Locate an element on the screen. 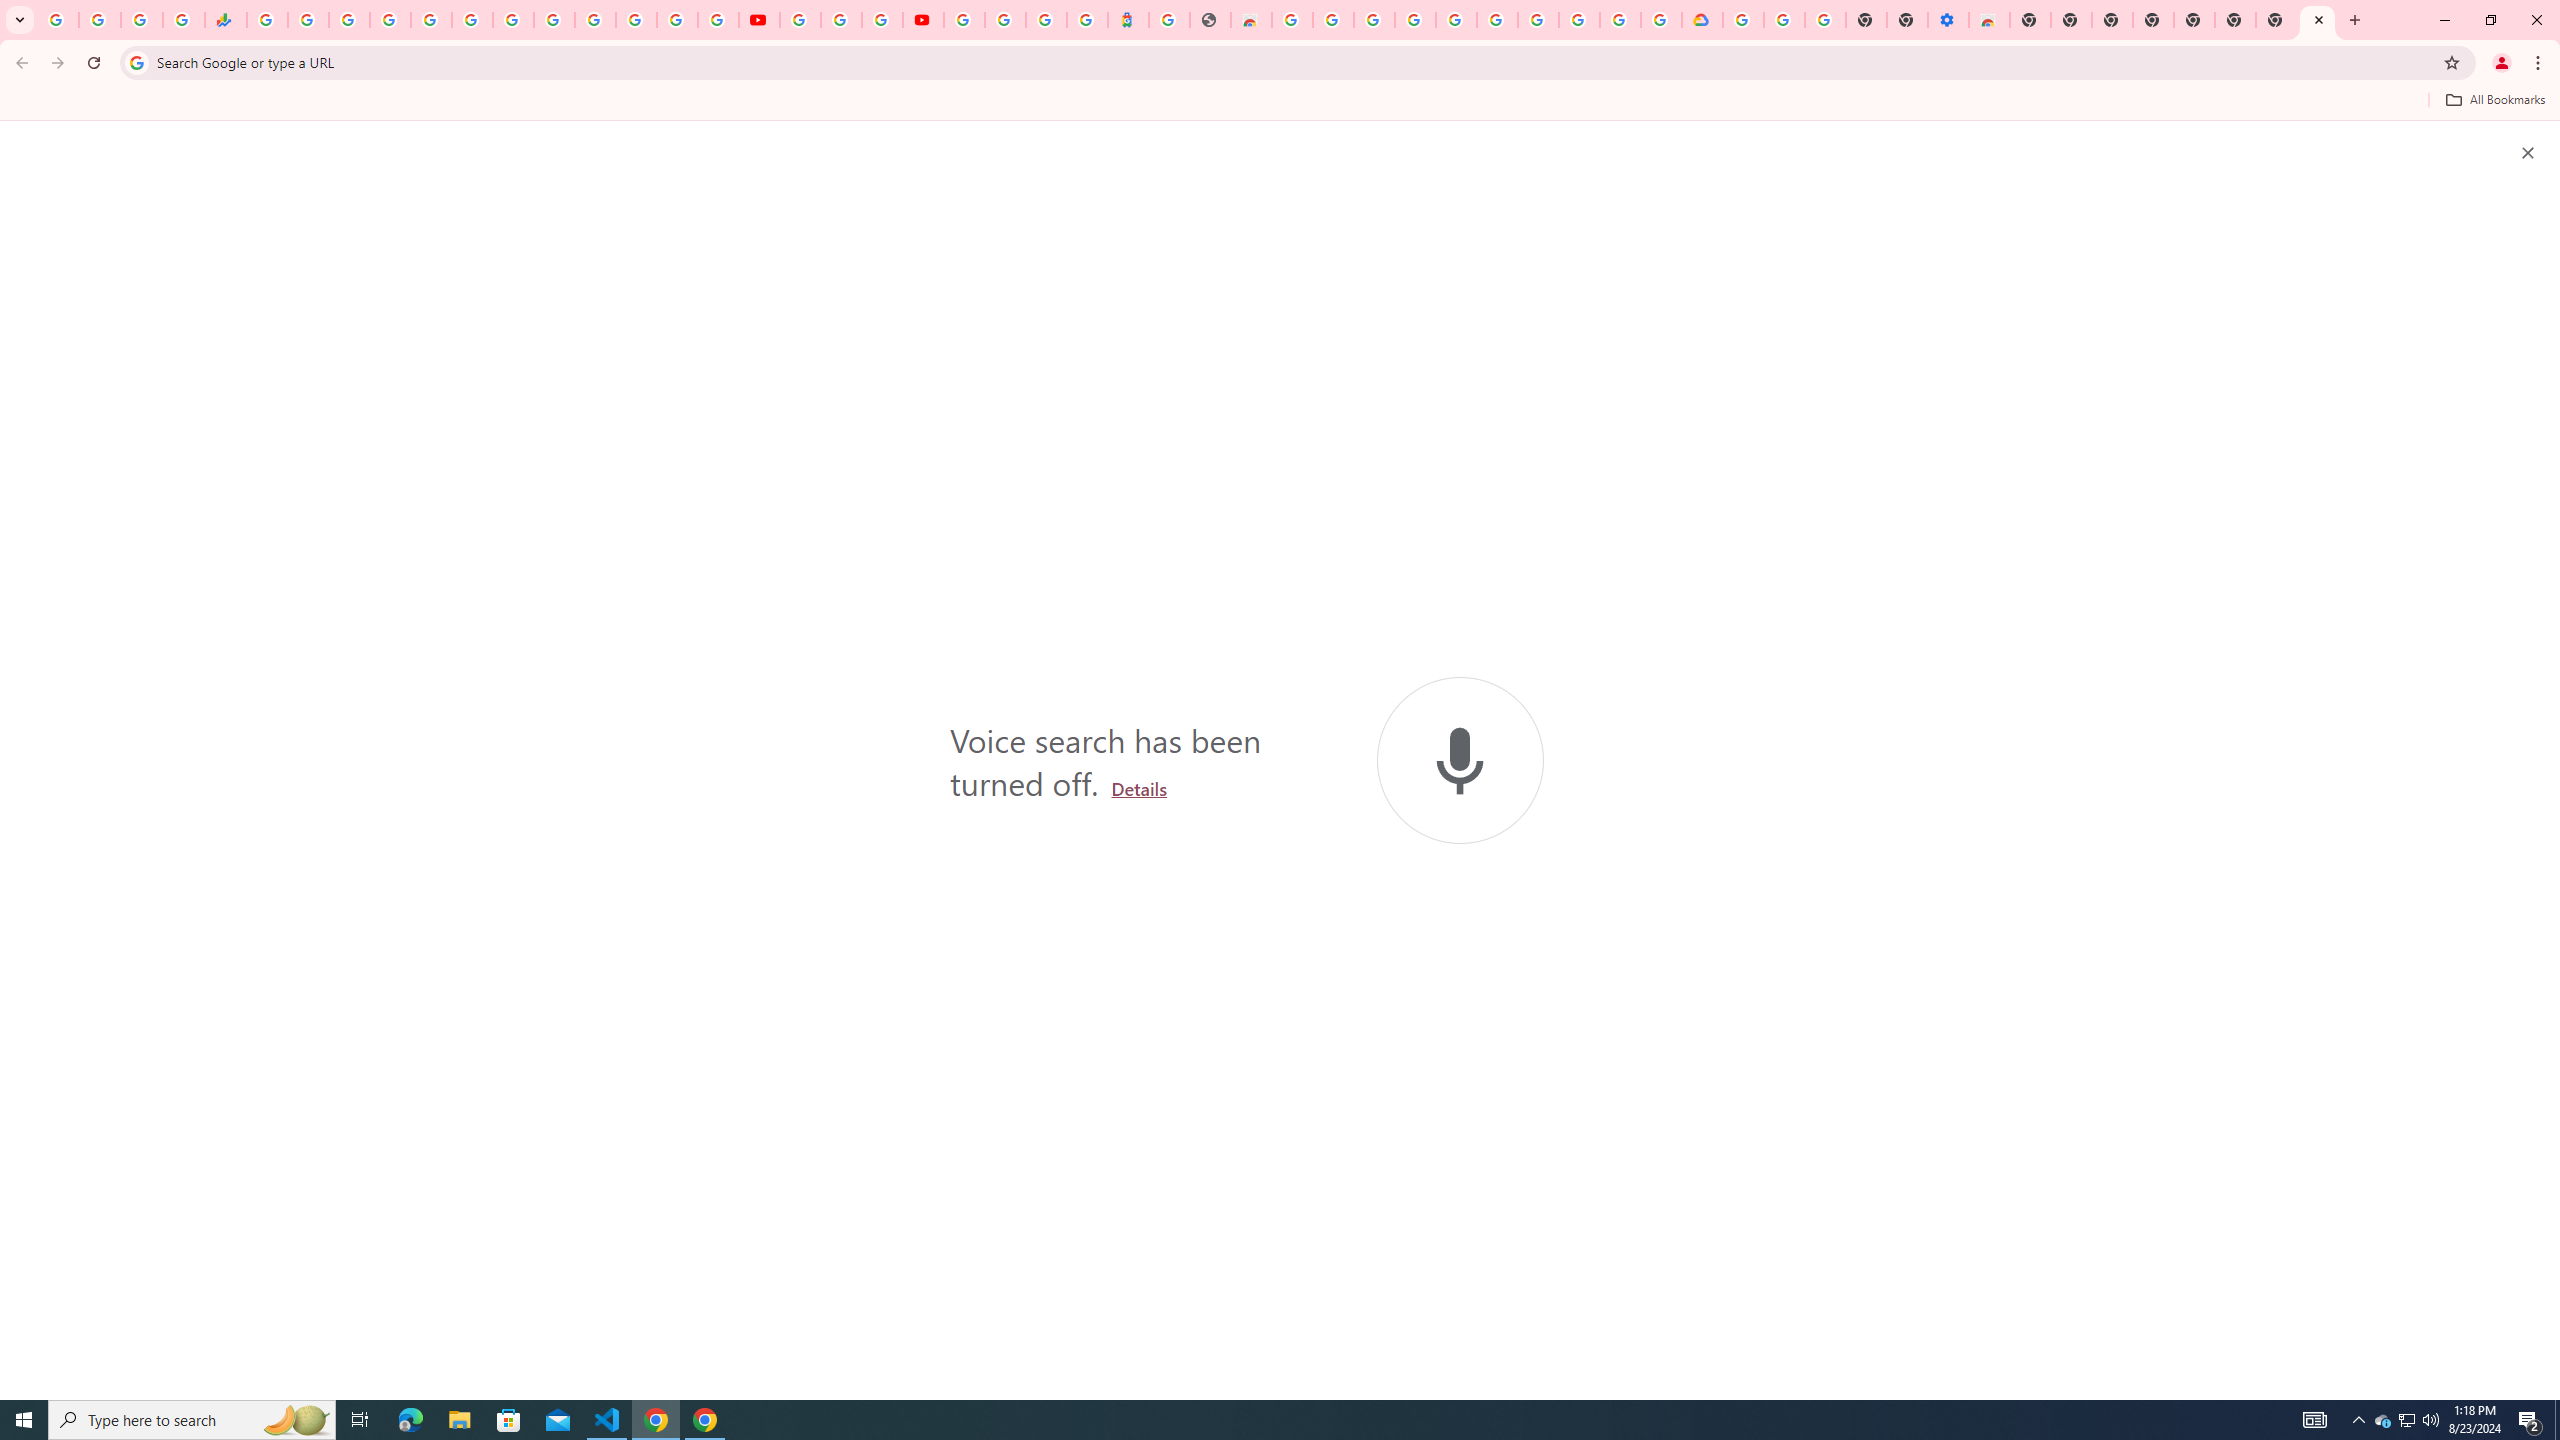  'Privacy Checkup' is located at coordinates (717, 19).